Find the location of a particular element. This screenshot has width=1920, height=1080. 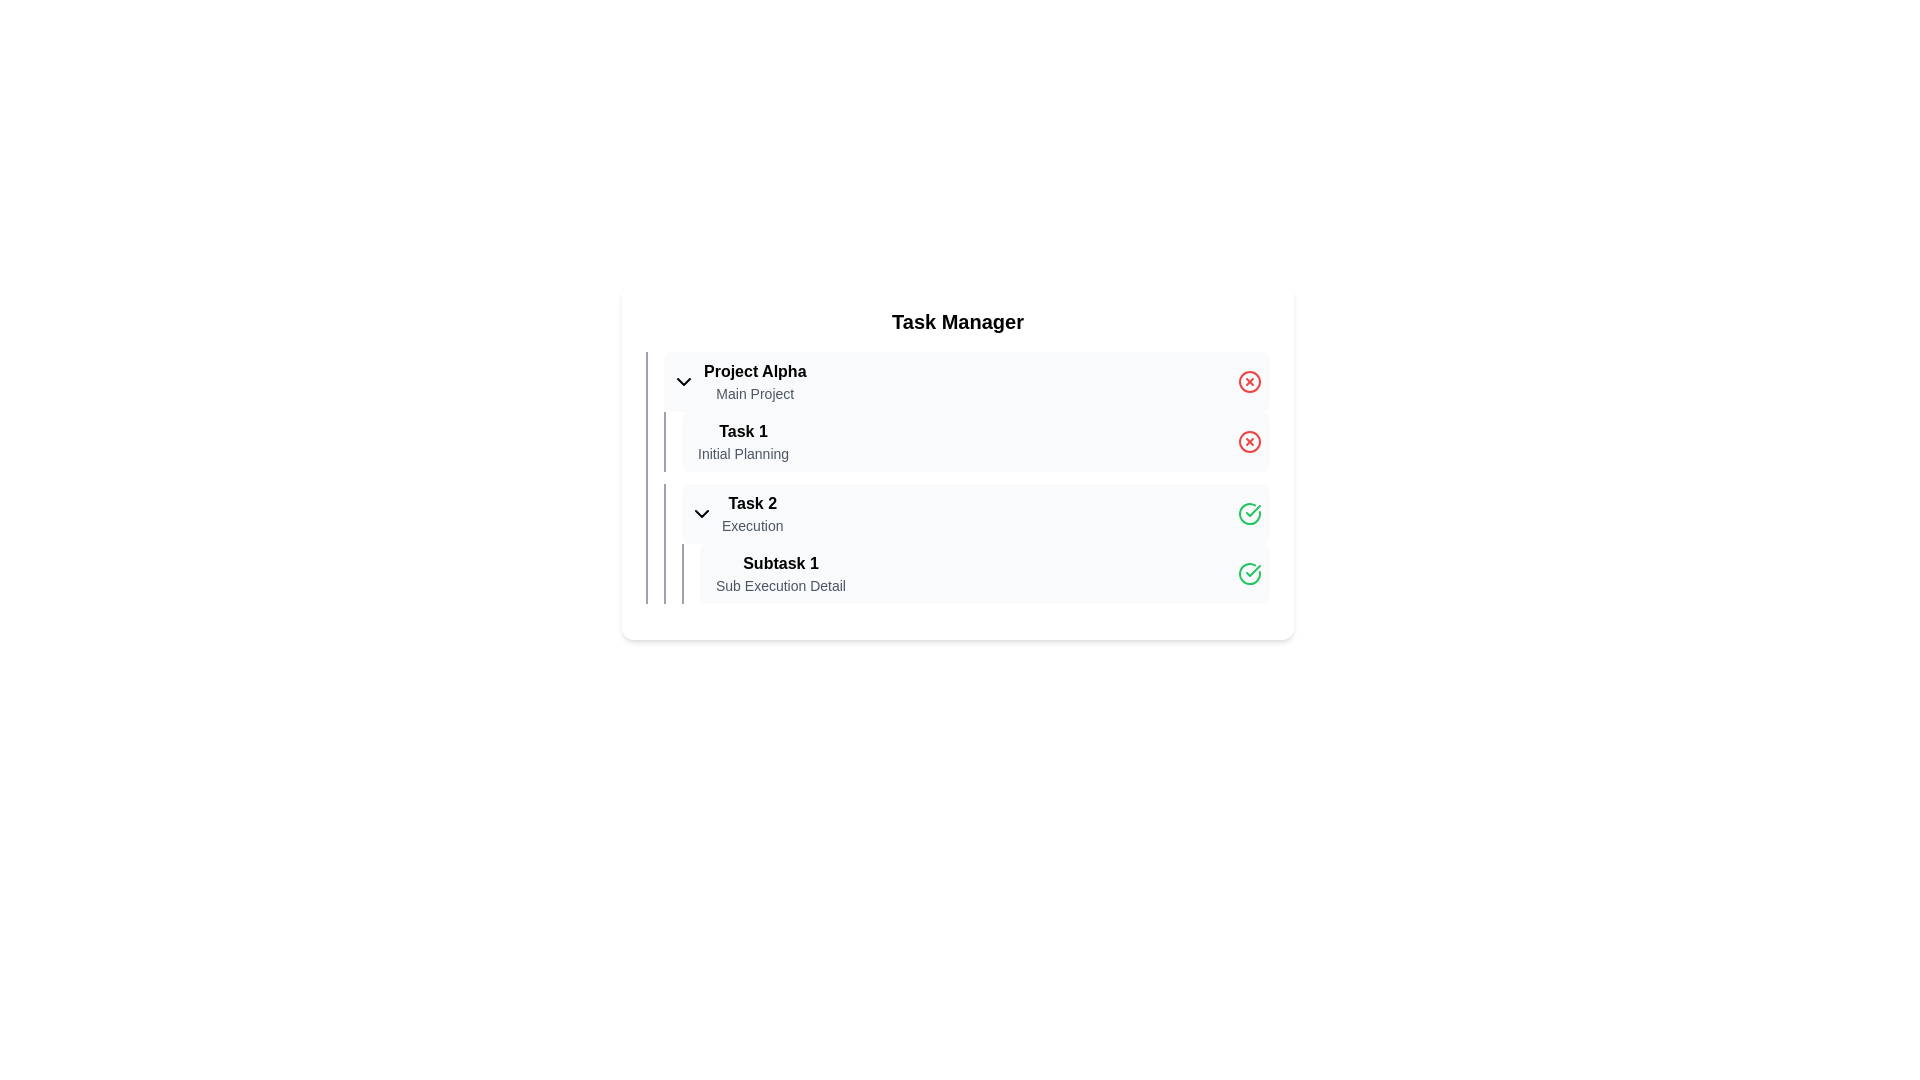

the task representation element titled 'Task 2 - Execution' is located at coordinates (966, 543).